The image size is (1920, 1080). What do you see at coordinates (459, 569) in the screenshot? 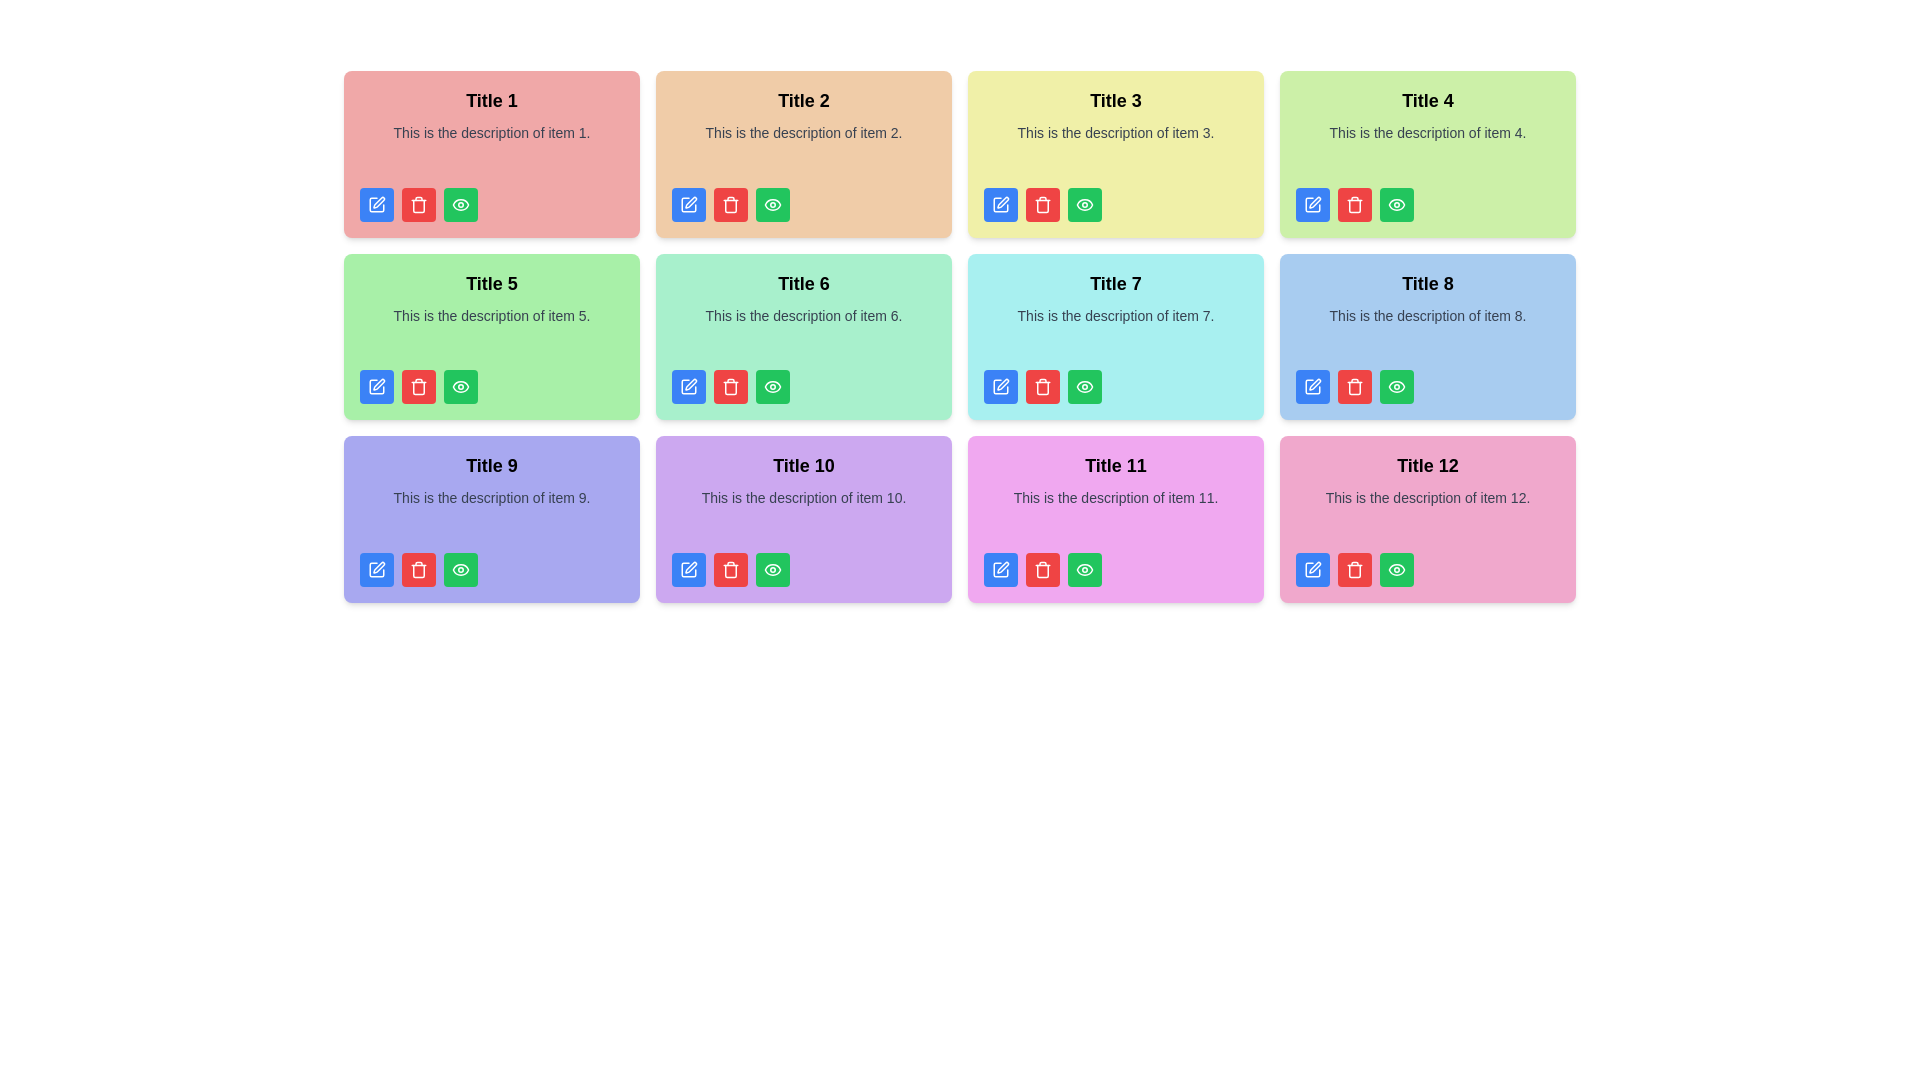
I see `the SVG-based eye symbol icon located at the bottom-right of the card titled 'Title 9'` at bounding box center [459, 569].